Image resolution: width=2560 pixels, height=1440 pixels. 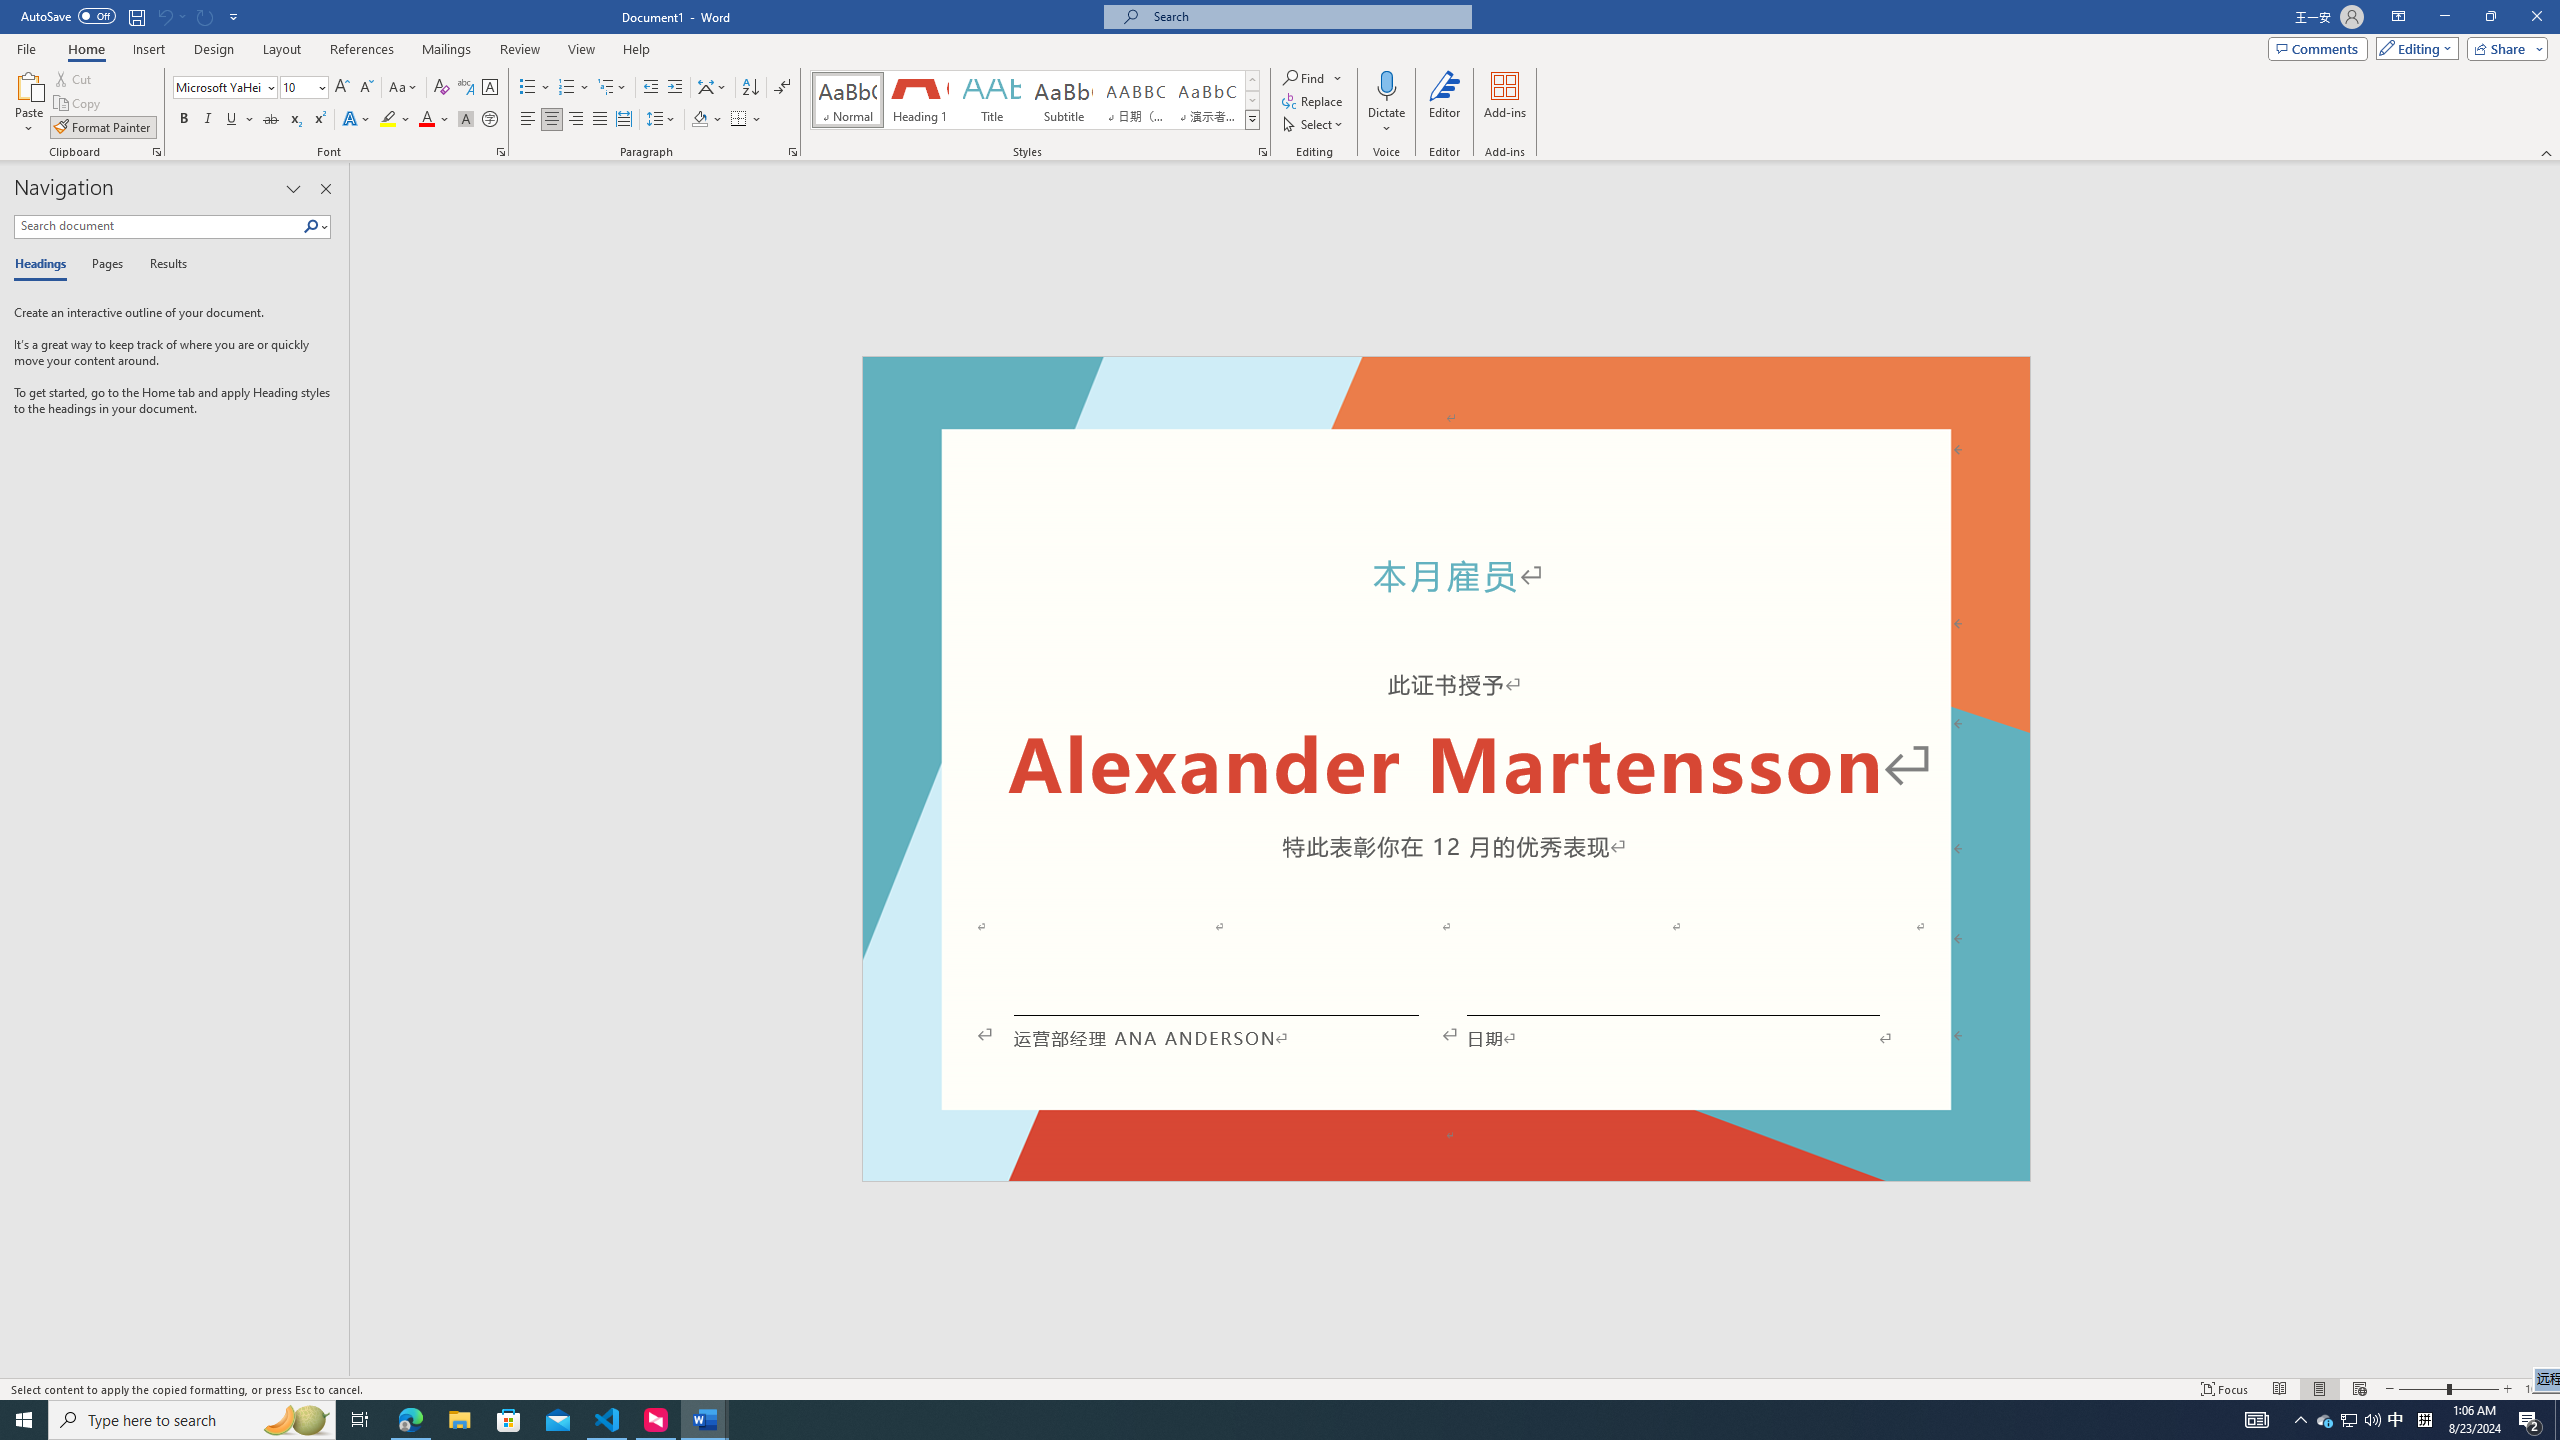 I want to click on 'Paragraph...', so click(x=792, y=150).